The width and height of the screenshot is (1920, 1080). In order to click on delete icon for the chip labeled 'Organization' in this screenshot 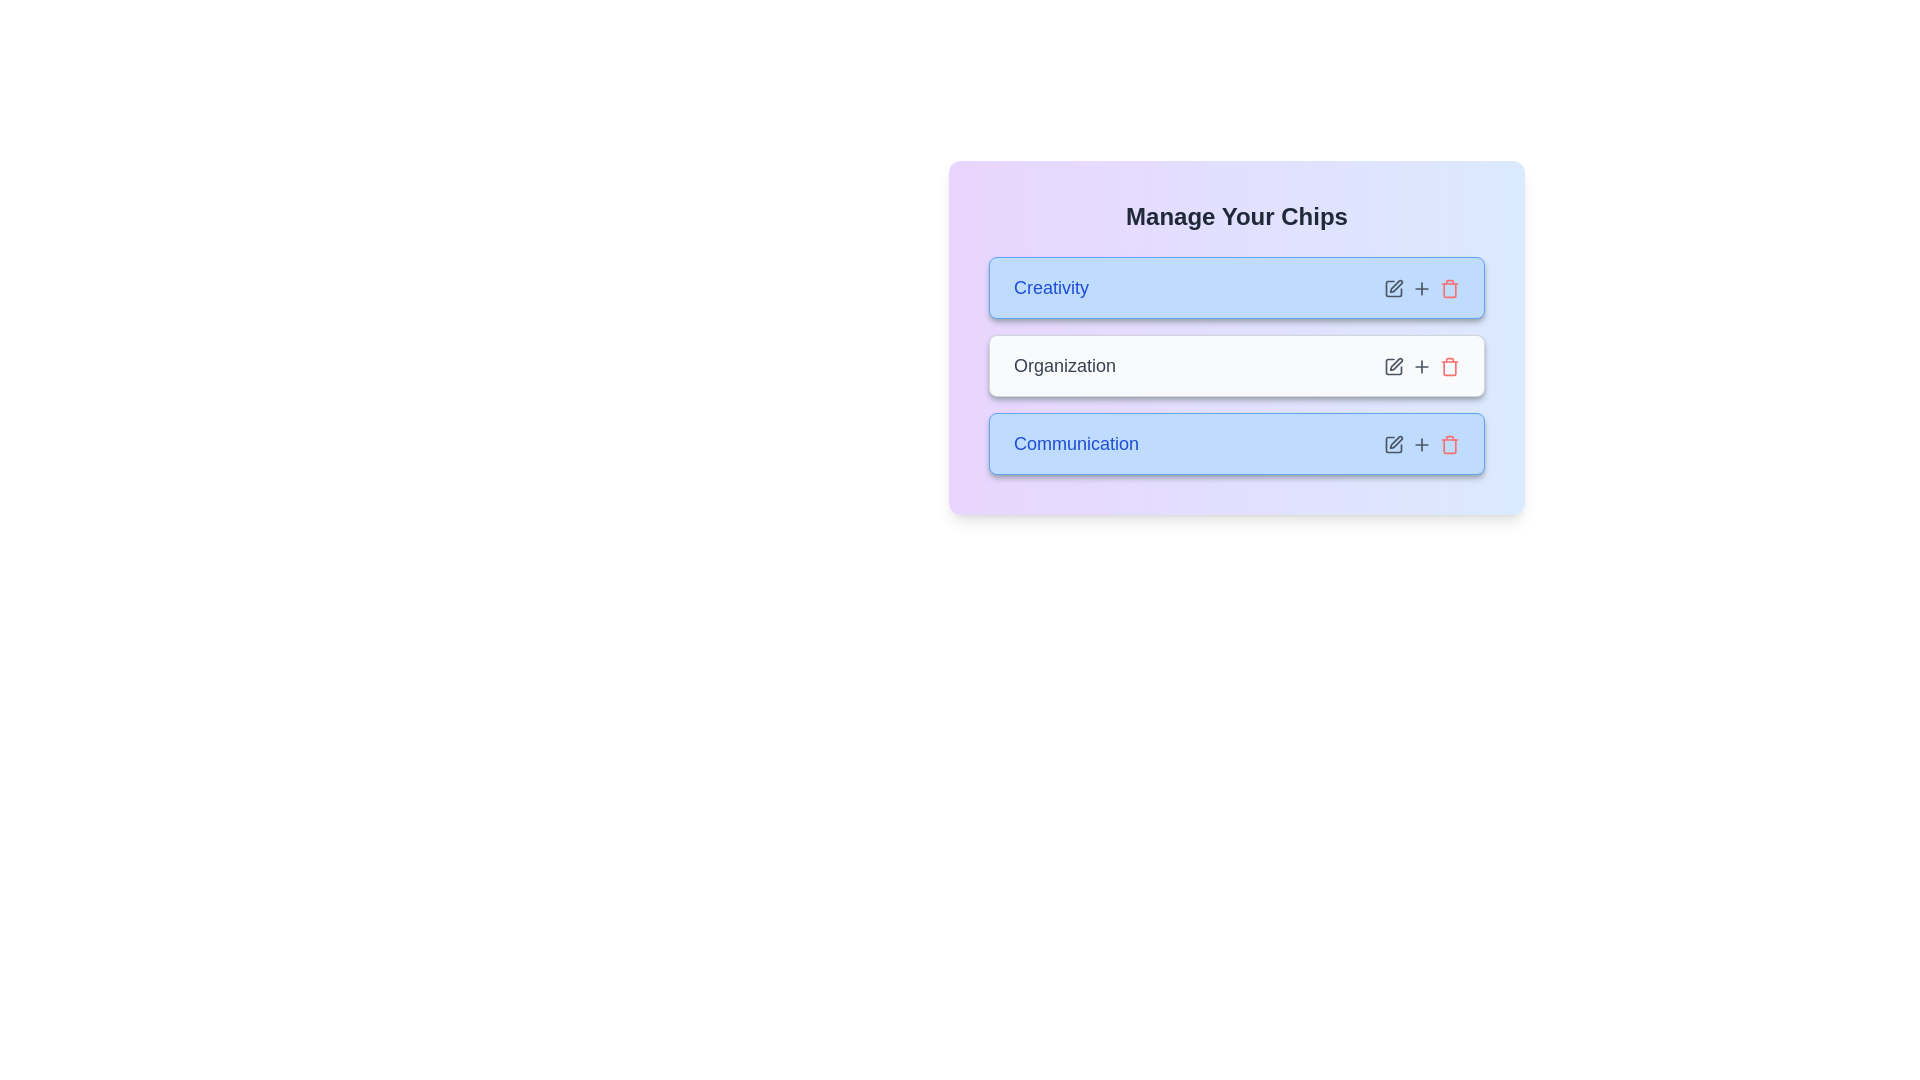, I will do `click(1449, 366)`.